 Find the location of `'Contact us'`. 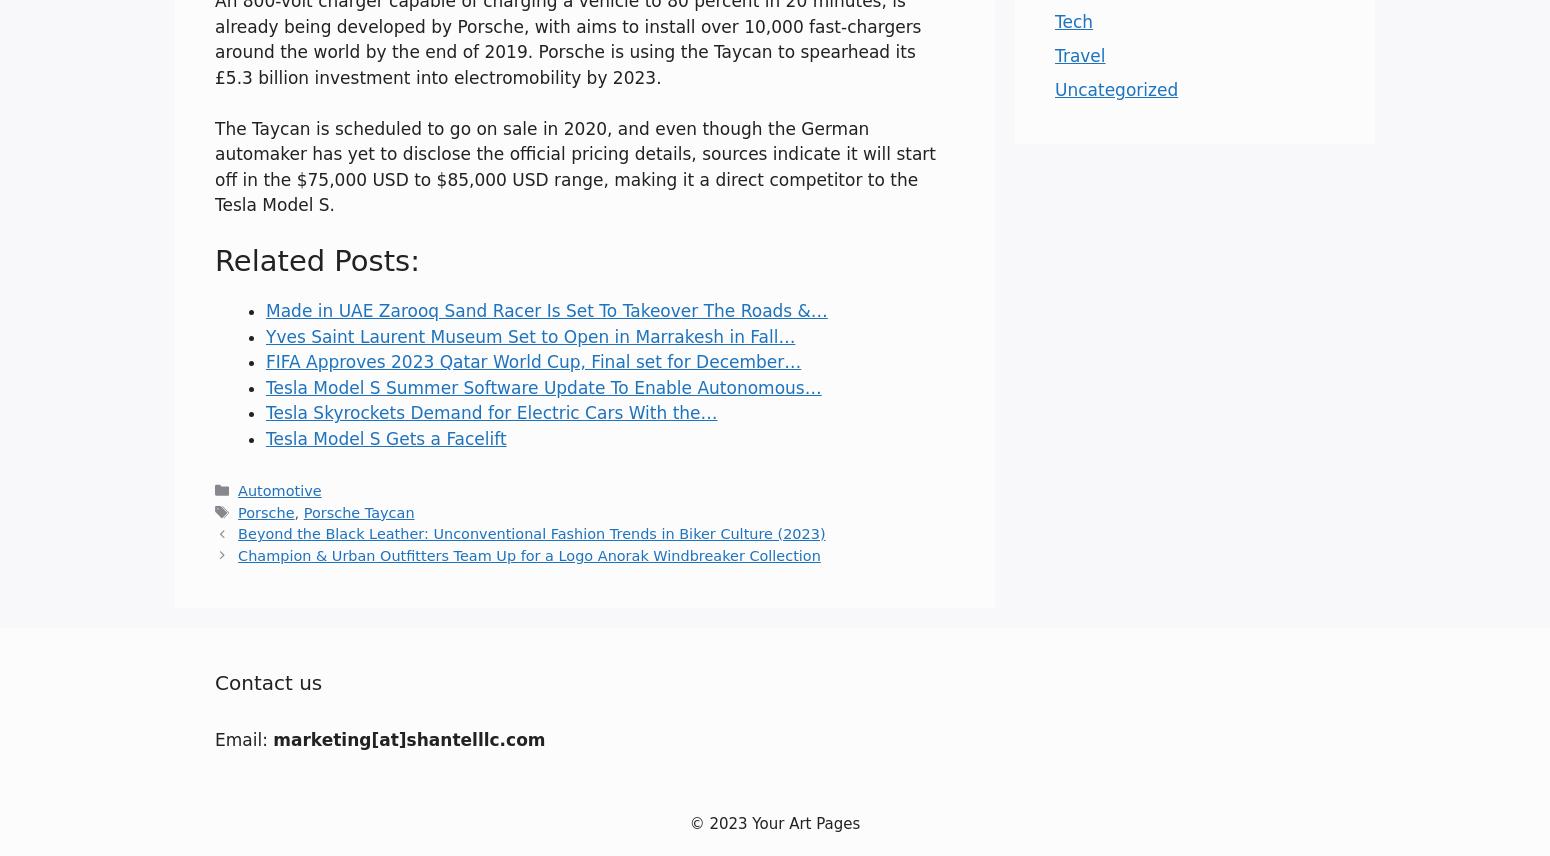

'Contact us' is located at coordinates (268, 680).